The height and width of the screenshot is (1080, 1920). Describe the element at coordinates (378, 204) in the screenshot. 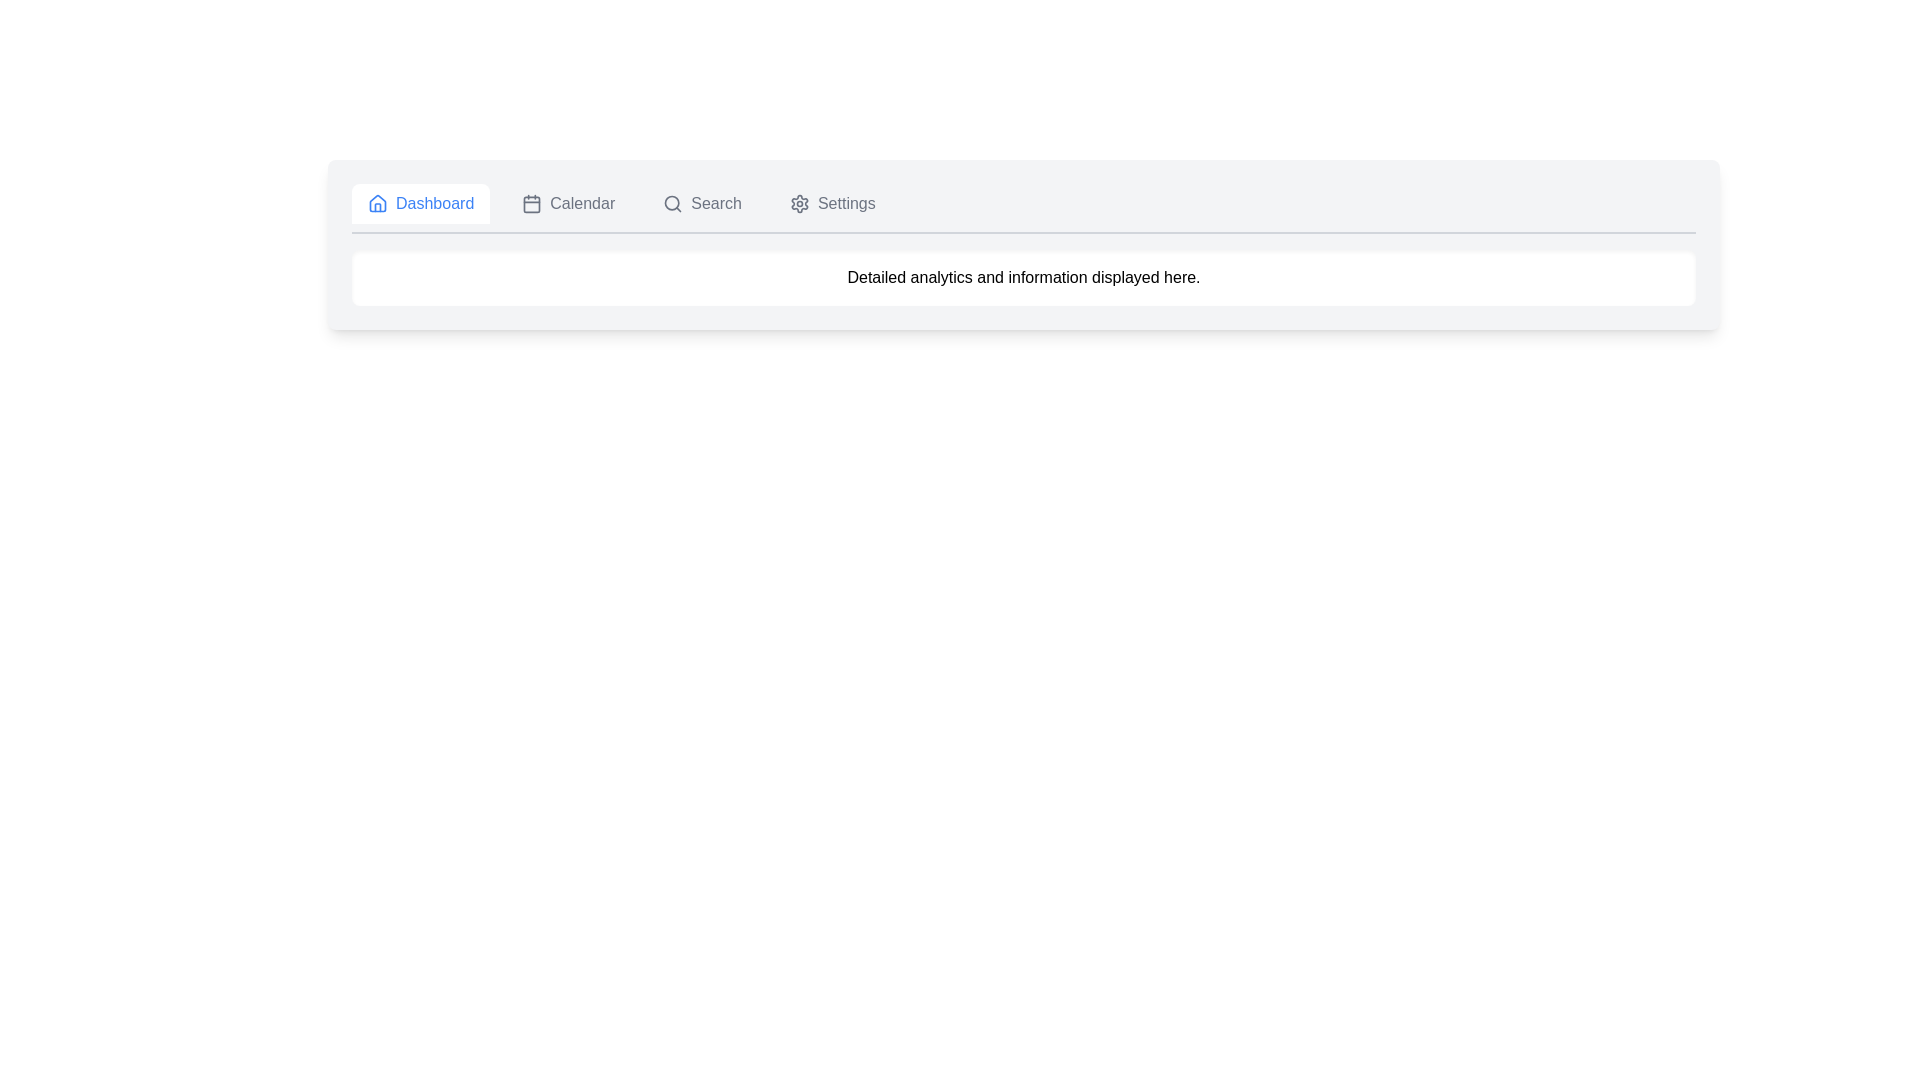

I see `the 'Dashboard' icon located in the top-left corner of the interface, which serves as a visual representation for navigation` at that location.